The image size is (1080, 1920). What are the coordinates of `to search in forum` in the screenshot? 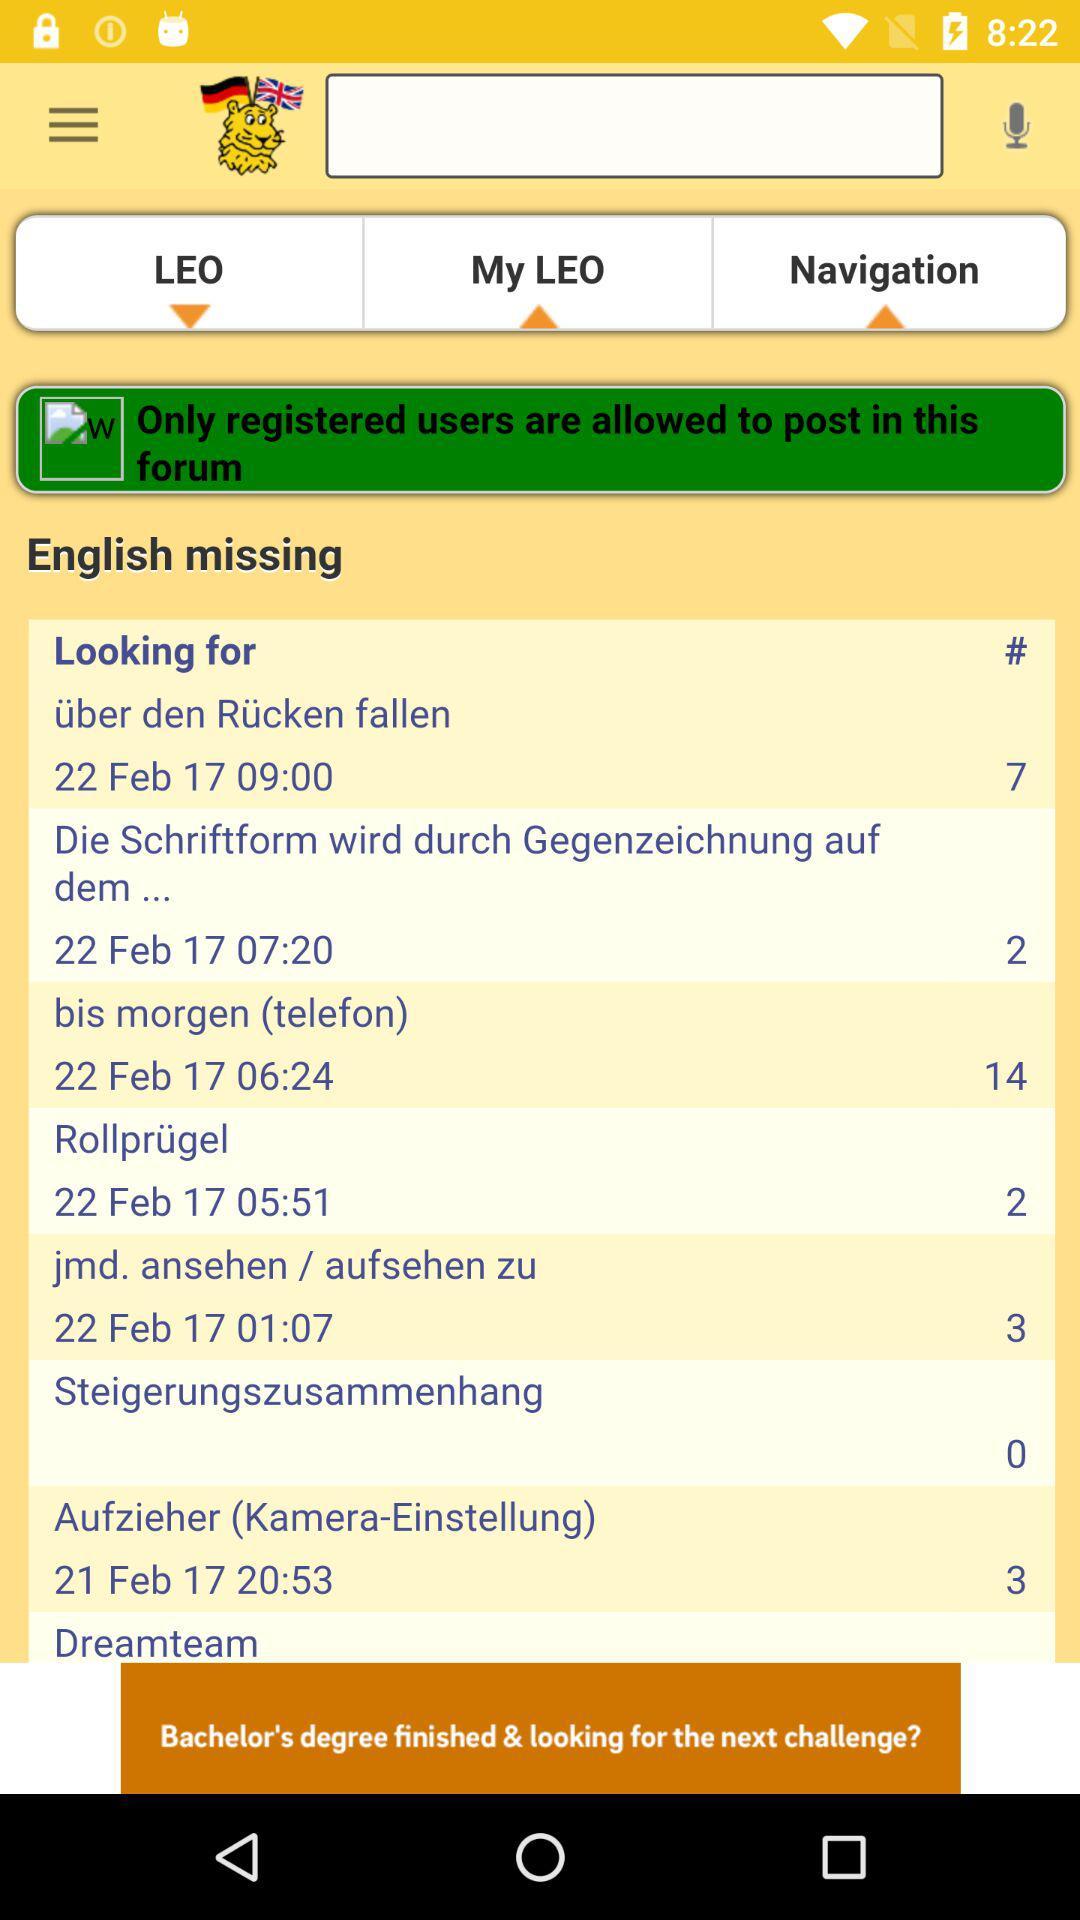 It's located at (634, 124).